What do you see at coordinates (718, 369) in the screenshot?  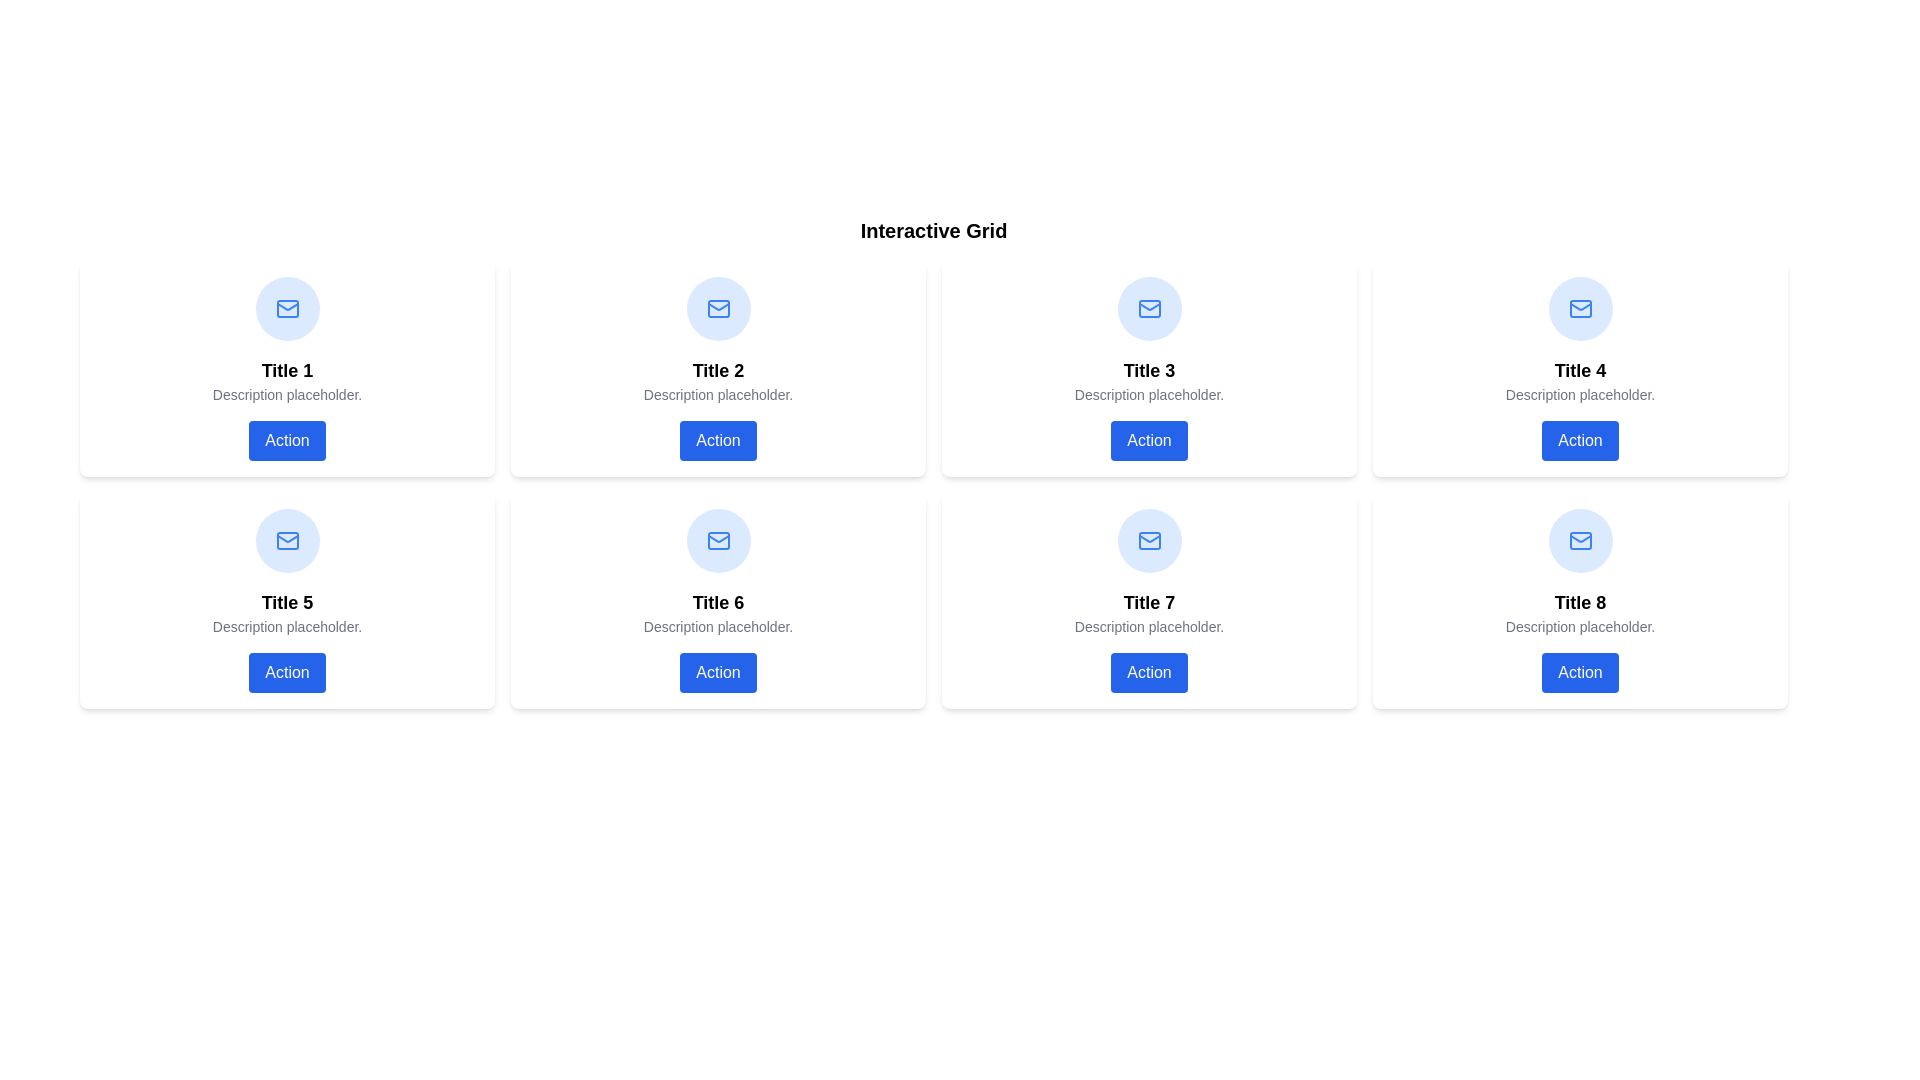 I see `the second card in the grid layout, located in the first row, second column to trigger a visual effect` at bounding box center [718, 369].